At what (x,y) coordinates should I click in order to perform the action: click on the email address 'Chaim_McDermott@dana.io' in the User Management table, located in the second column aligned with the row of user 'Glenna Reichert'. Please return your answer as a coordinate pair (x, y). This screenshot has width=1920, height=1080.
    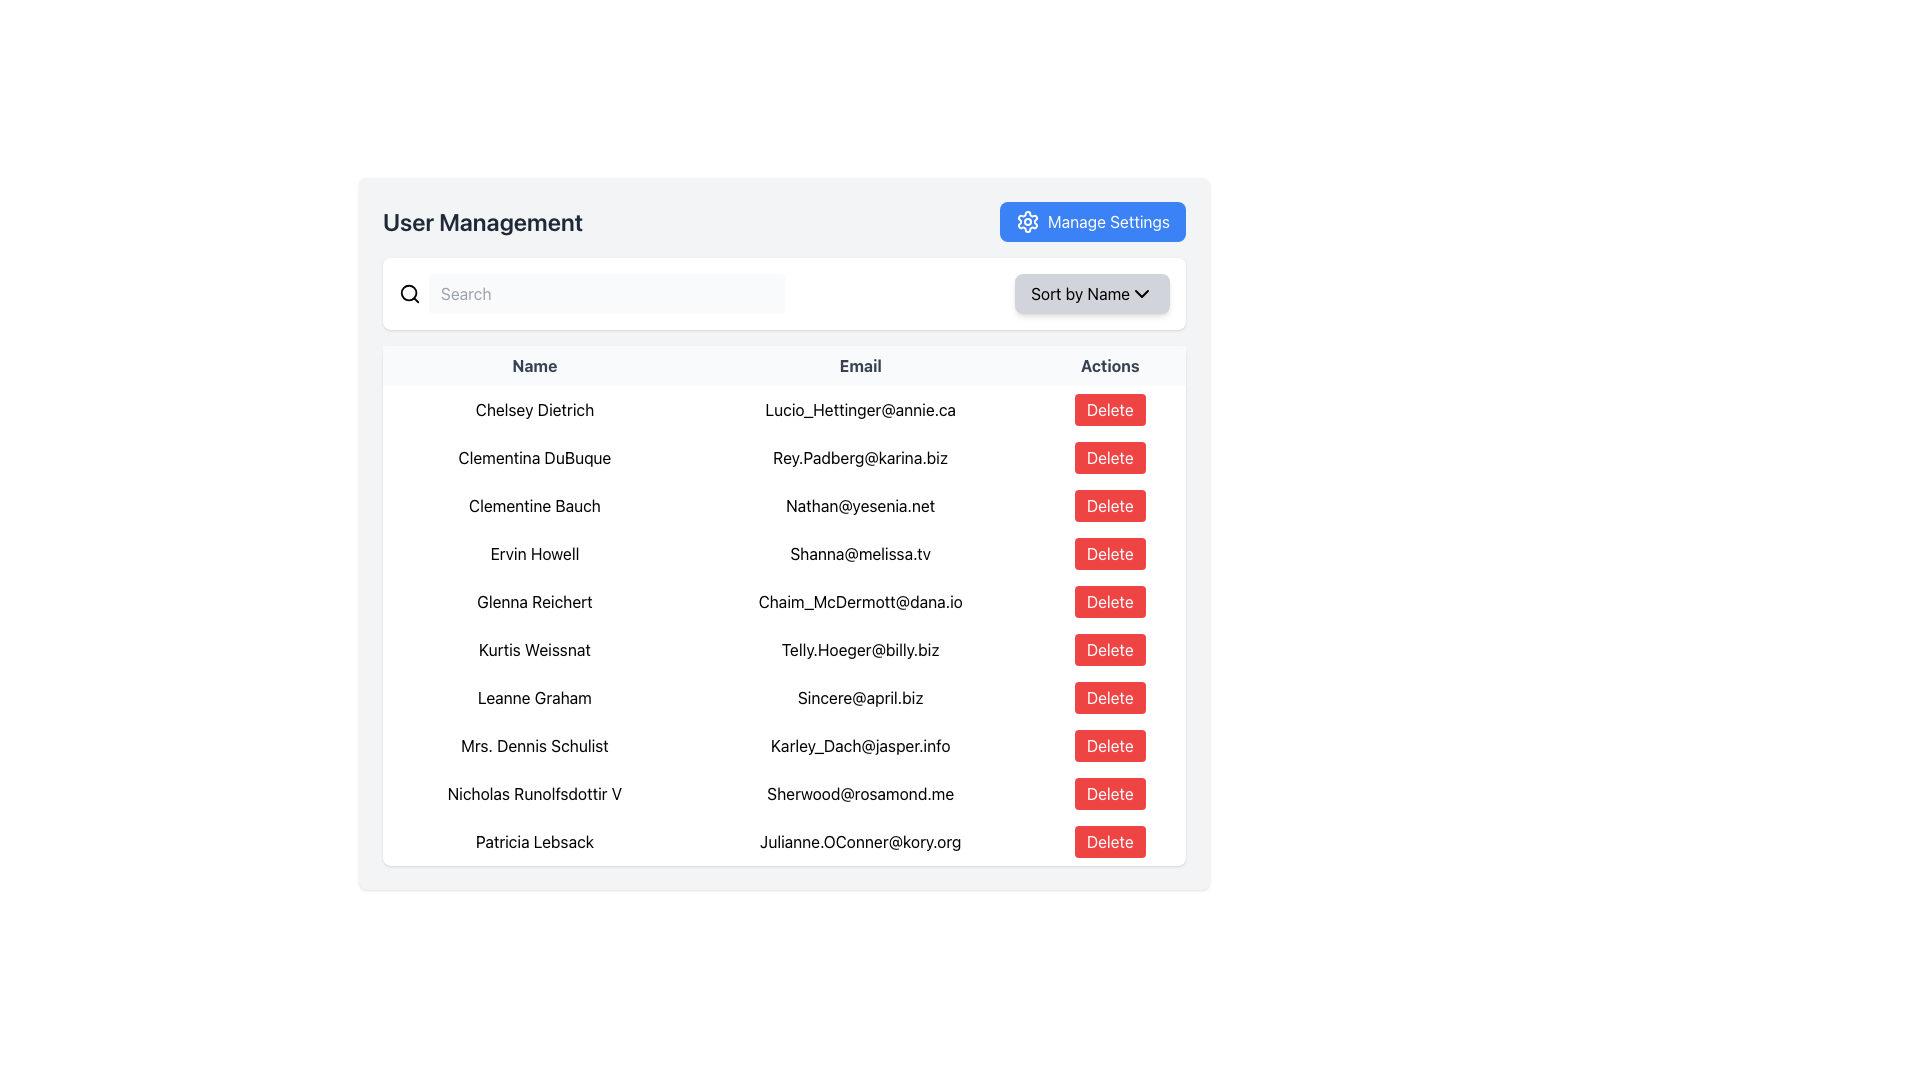
    Looking at the image, I should click on (860, 600).